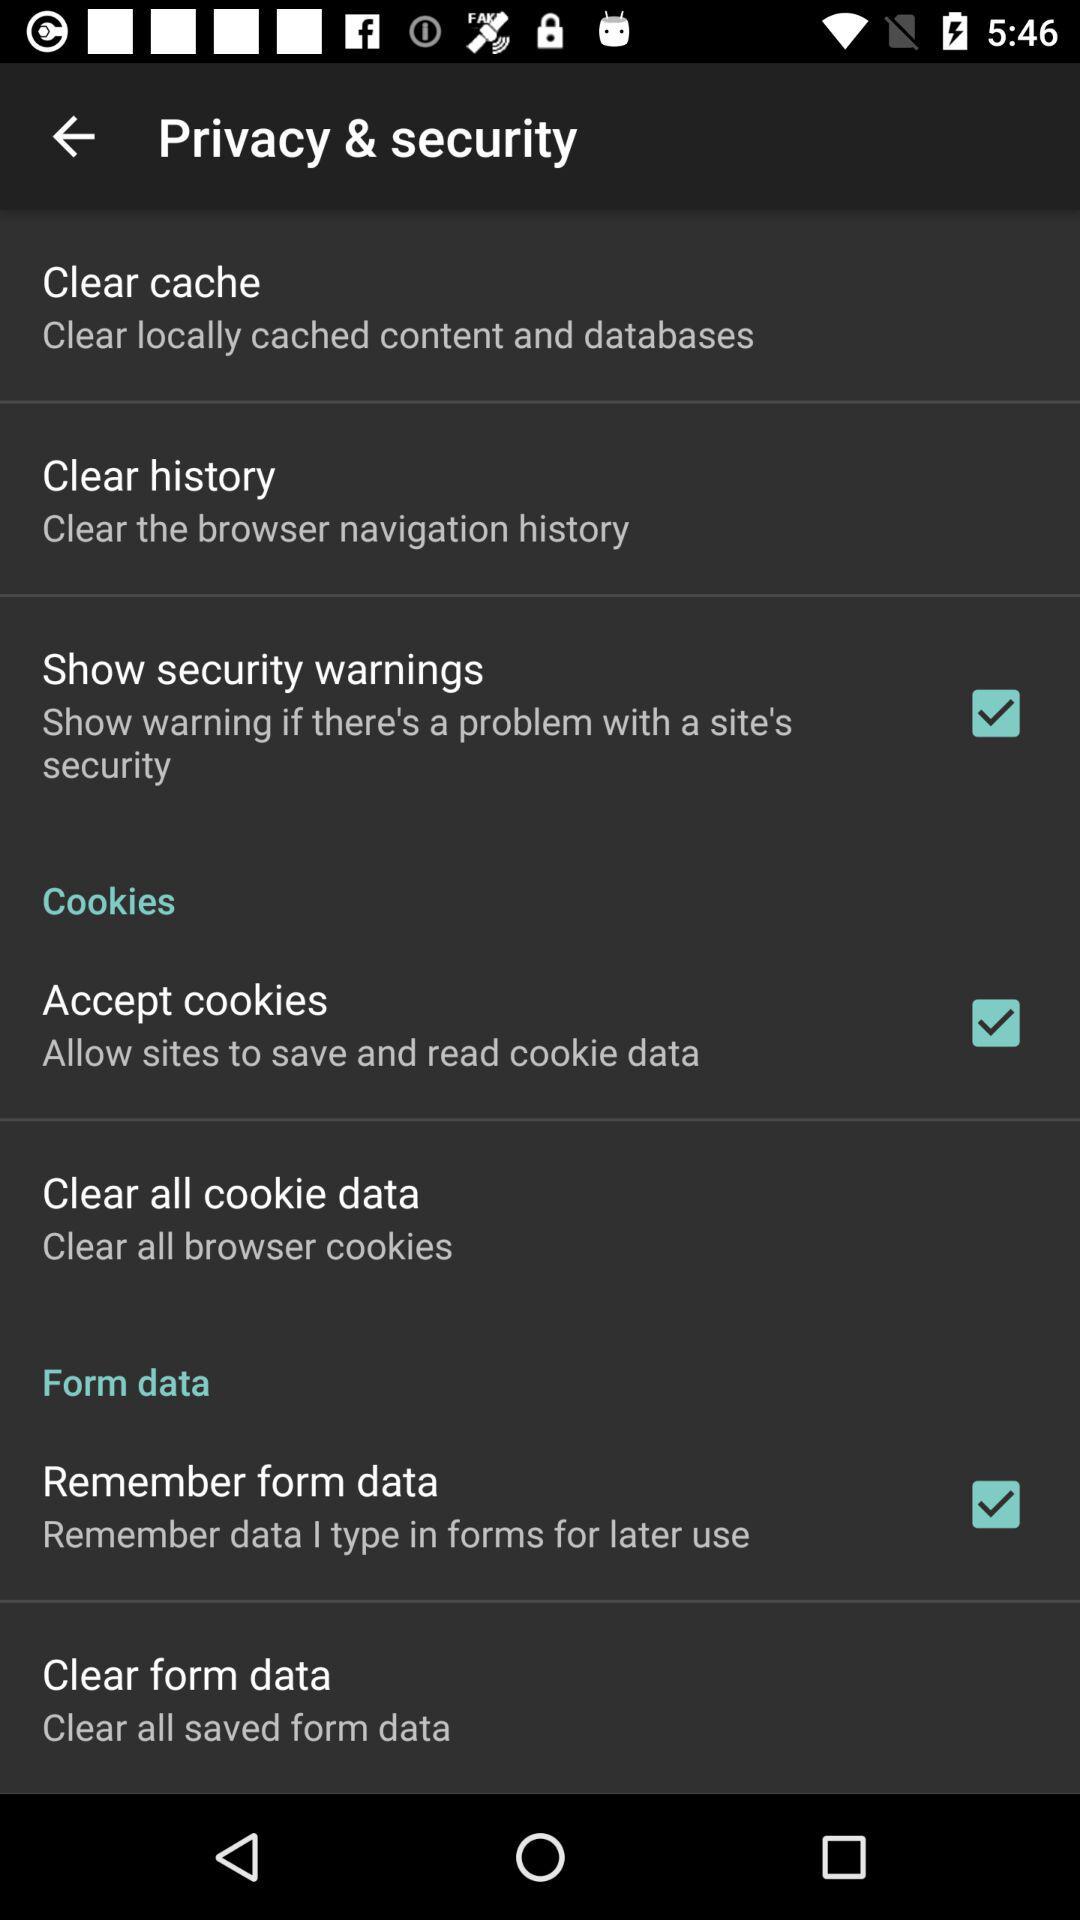 This screenshot has width=1080, height=1920. Describe the element at coordinates (398, 333) in the screenshot. I see `clear locally cached icon` at that location.